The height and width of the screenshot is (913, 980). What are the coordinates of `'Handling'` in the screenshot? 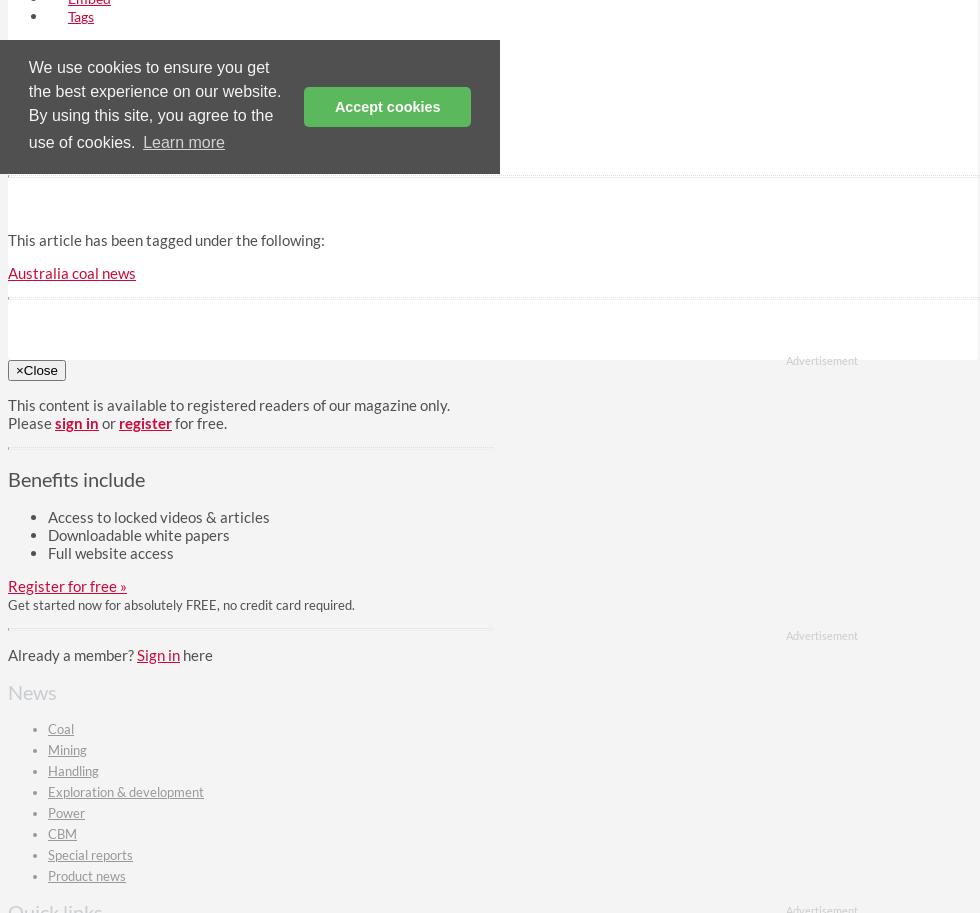 It's located at (73, 770).